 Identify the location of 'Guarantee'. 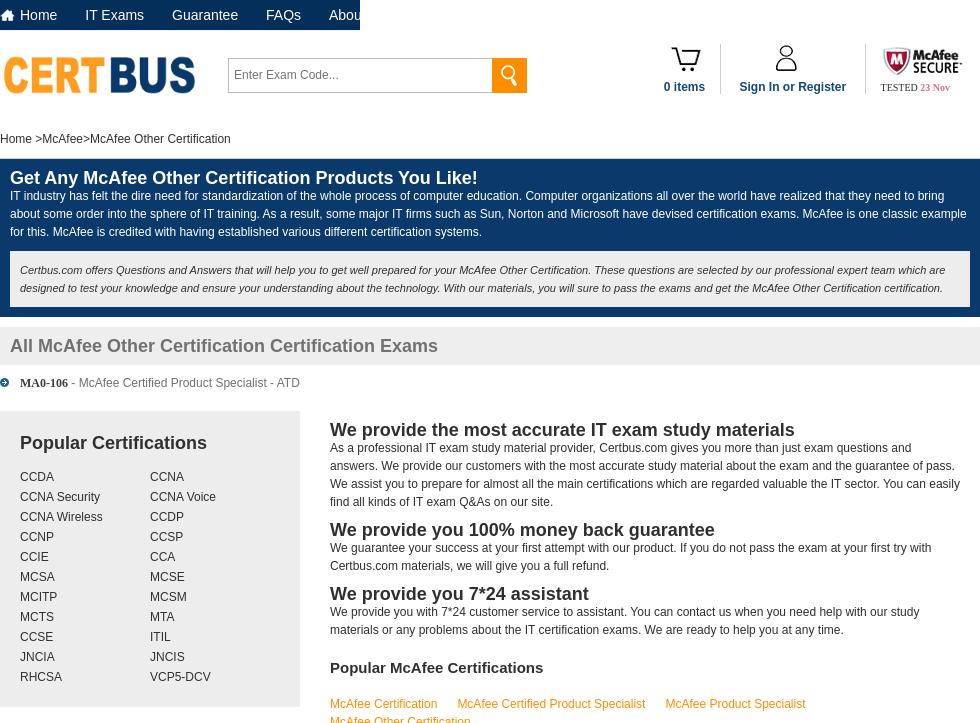
(171, 14).